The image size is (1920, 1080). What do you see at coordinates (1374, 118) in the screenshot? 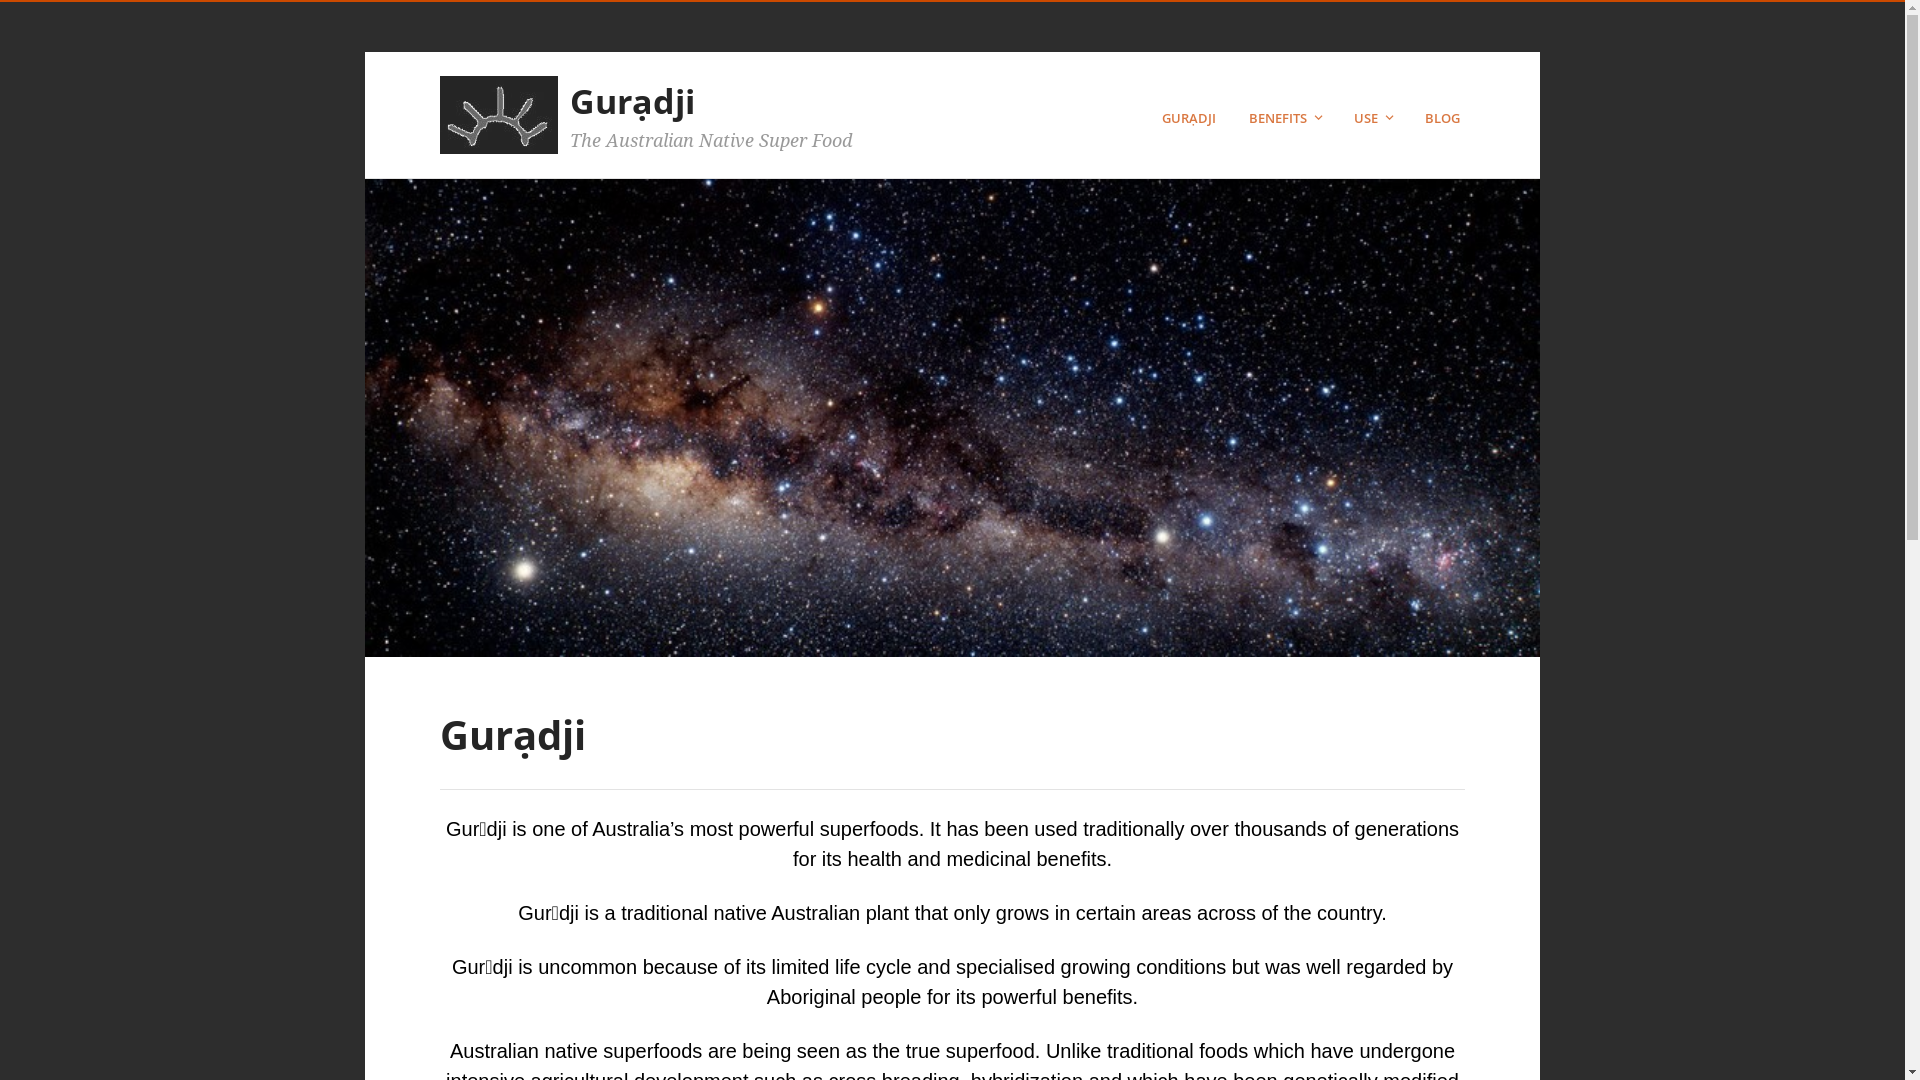
I see `'USE'` at bounding box center [1374, 118].